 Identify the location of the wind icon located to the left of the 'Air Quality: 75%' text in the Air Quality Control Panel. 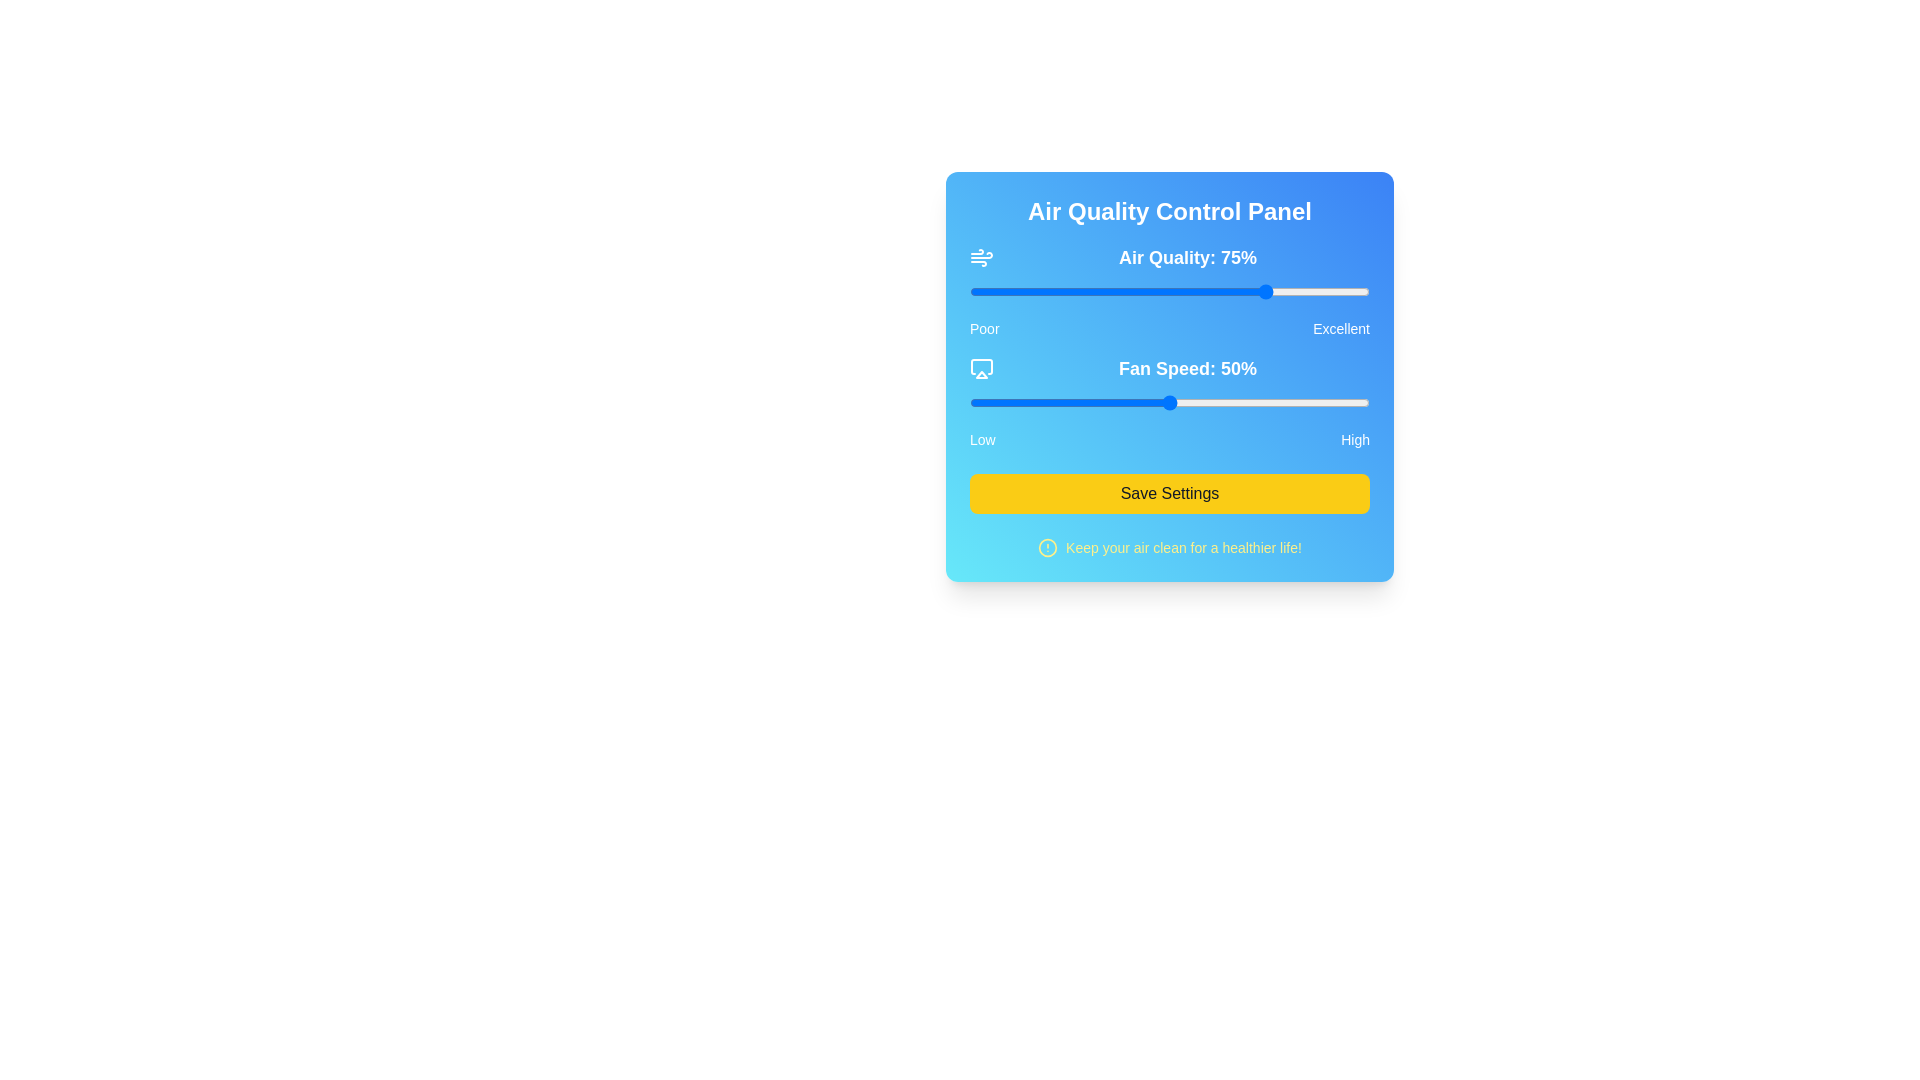
(982, 257).